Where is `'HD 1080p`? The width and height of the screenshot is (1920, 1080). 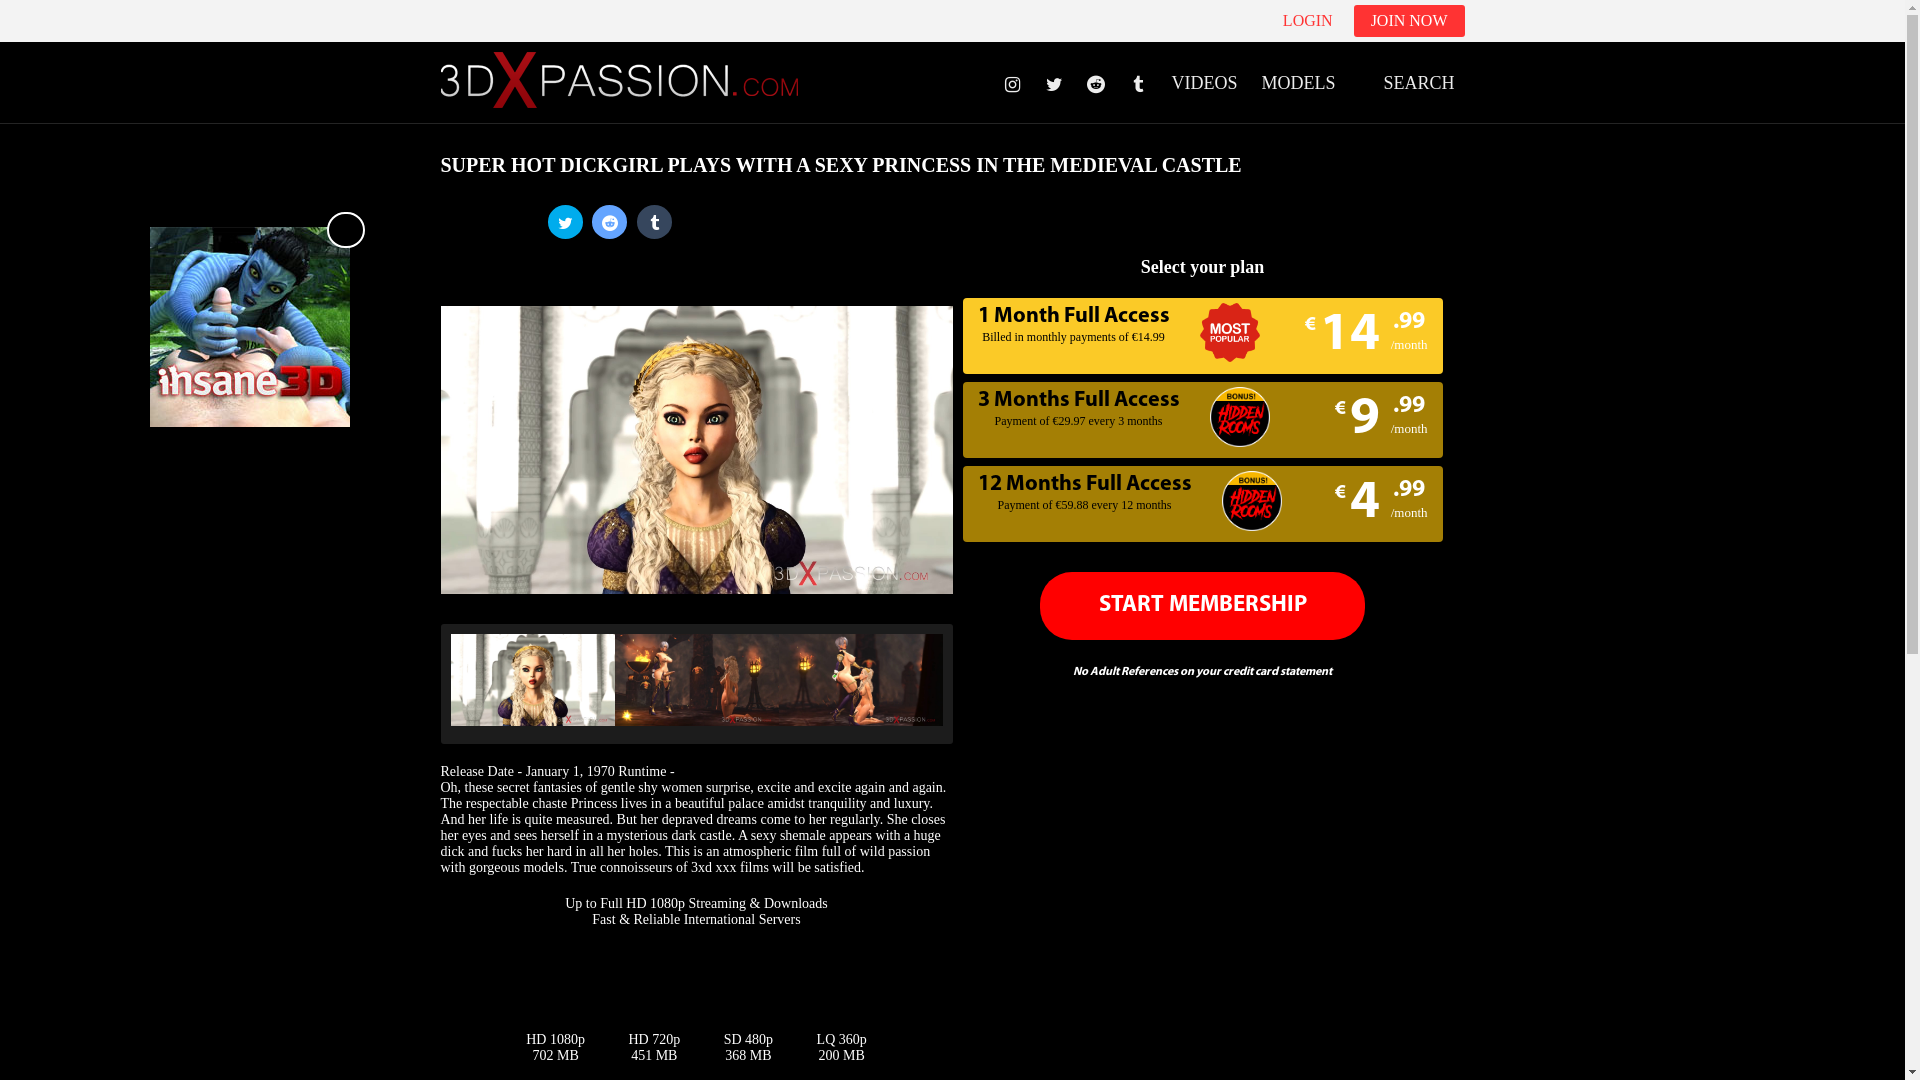
'HD 1080p is located at coordinates (555, 1046).